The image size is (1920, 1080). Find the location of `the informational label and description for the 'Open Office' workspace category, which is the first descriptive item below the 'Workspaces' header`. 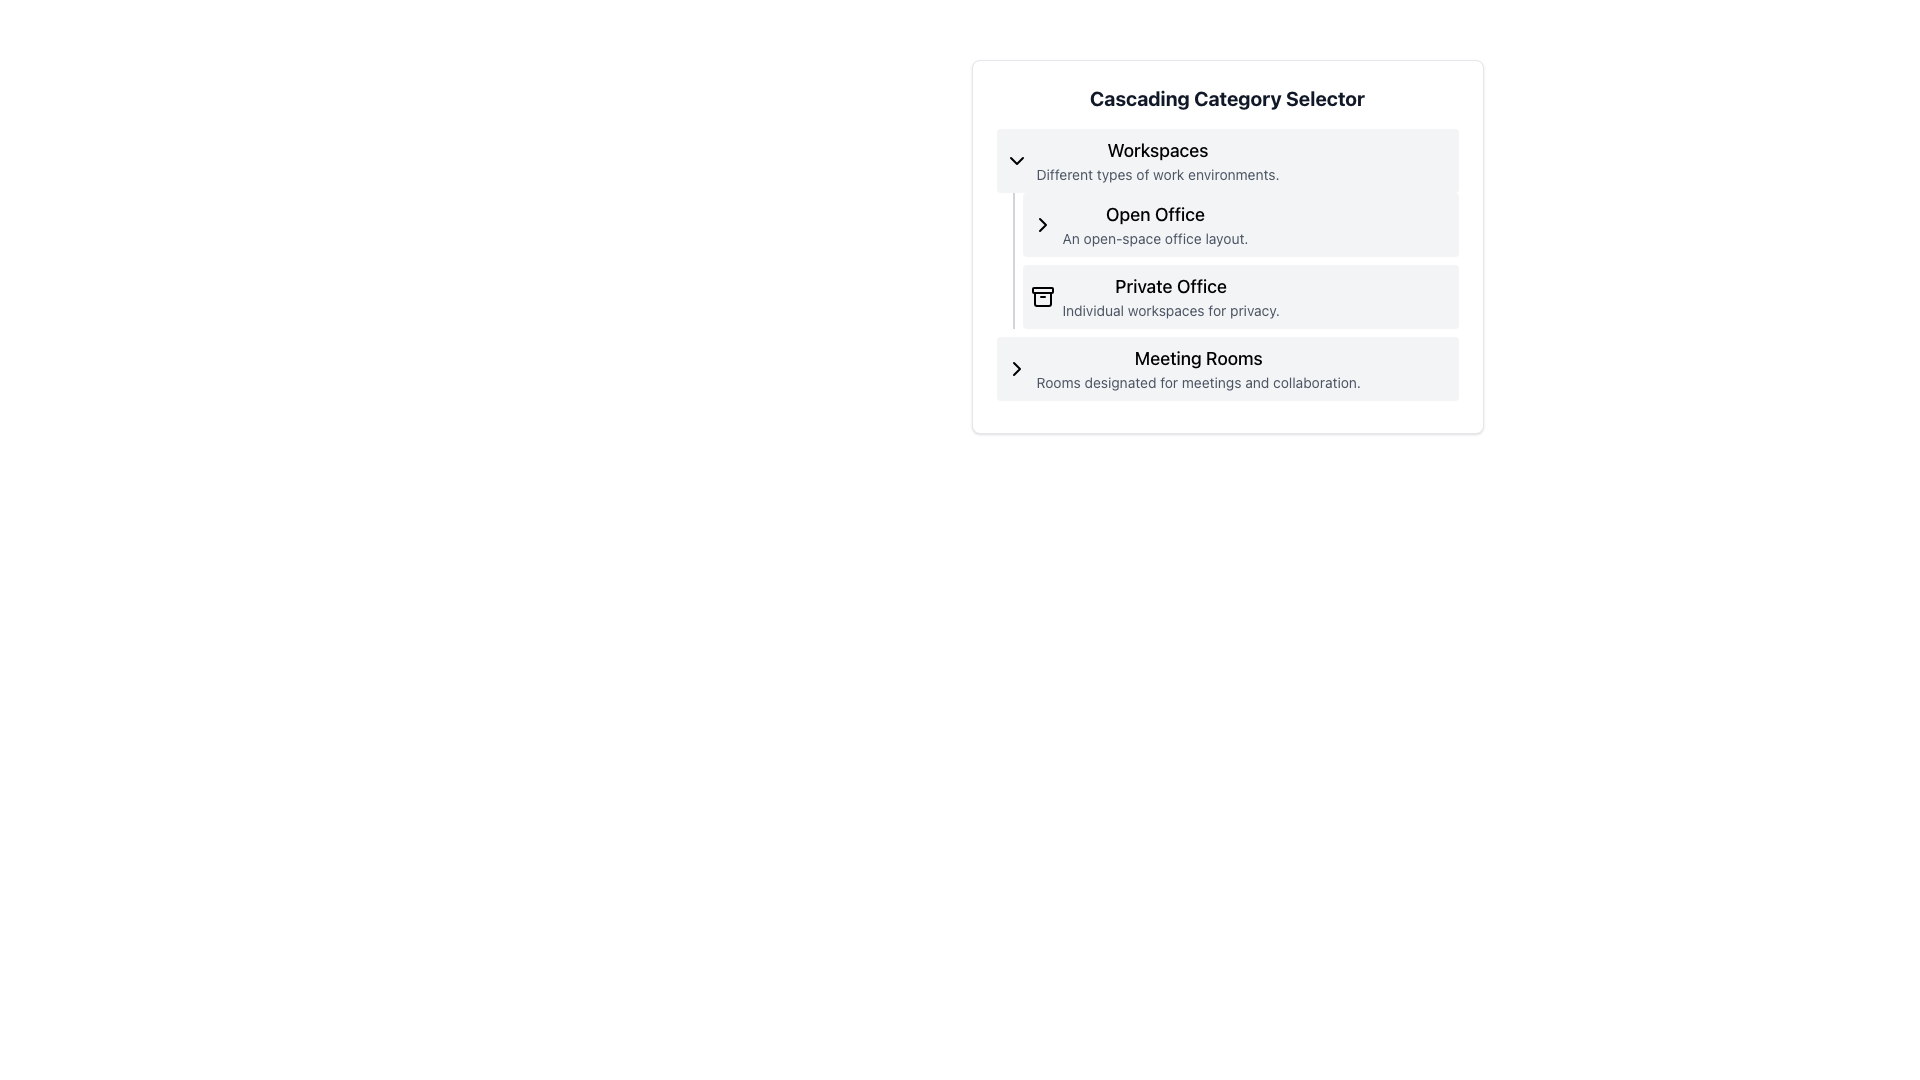

the informational label and description for the 'Open Office' workspace category, which is the first descriptive item below the 'Workspaces' header is located at coordinates (1155, 224).